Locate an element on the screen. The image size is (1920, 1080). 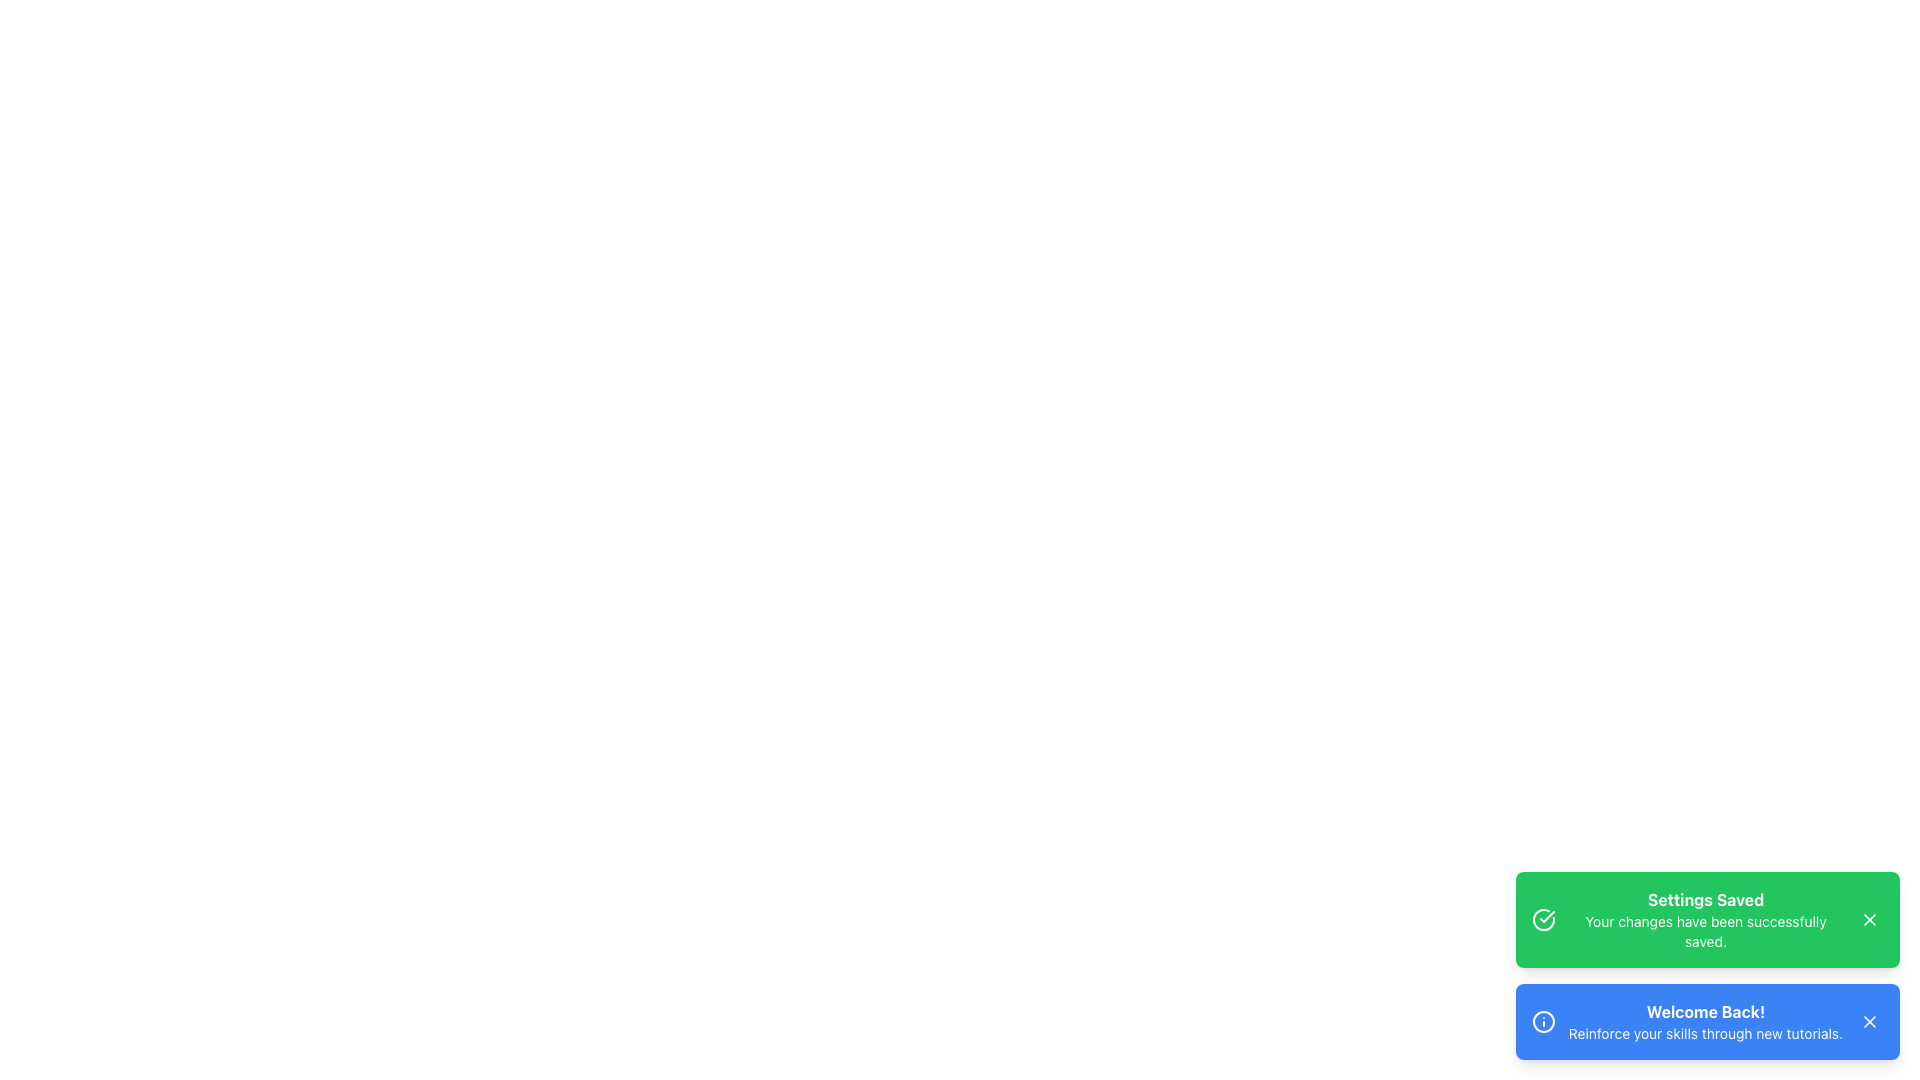
the bold text displaying 'Welcome Back!' in white font on a blue background, located at the top of the bottom notification banner is located at coordinates (1704, 1011).